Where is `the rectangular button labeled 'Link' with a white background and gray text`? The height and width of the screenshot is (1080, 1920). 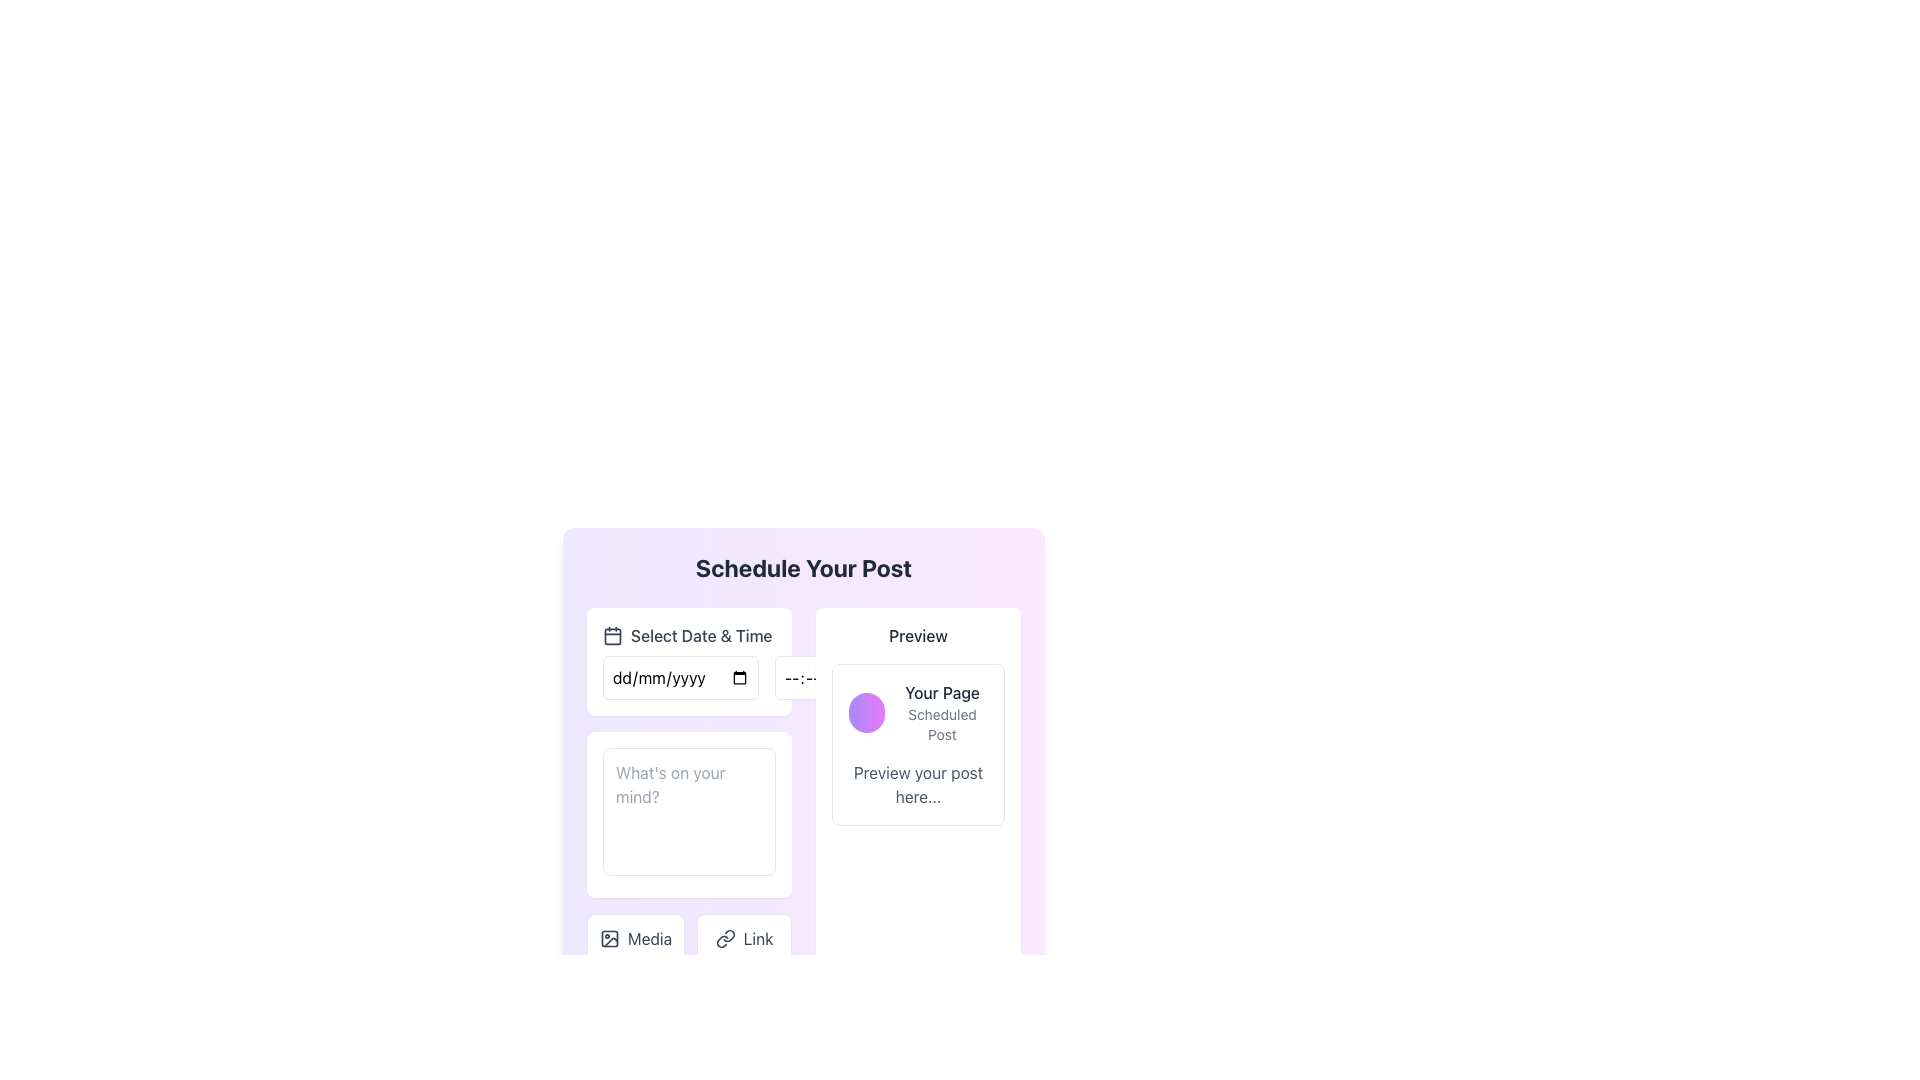
the rectangular button labeled 'Link' with a white background and gray text is located at coordinates (743, 938).